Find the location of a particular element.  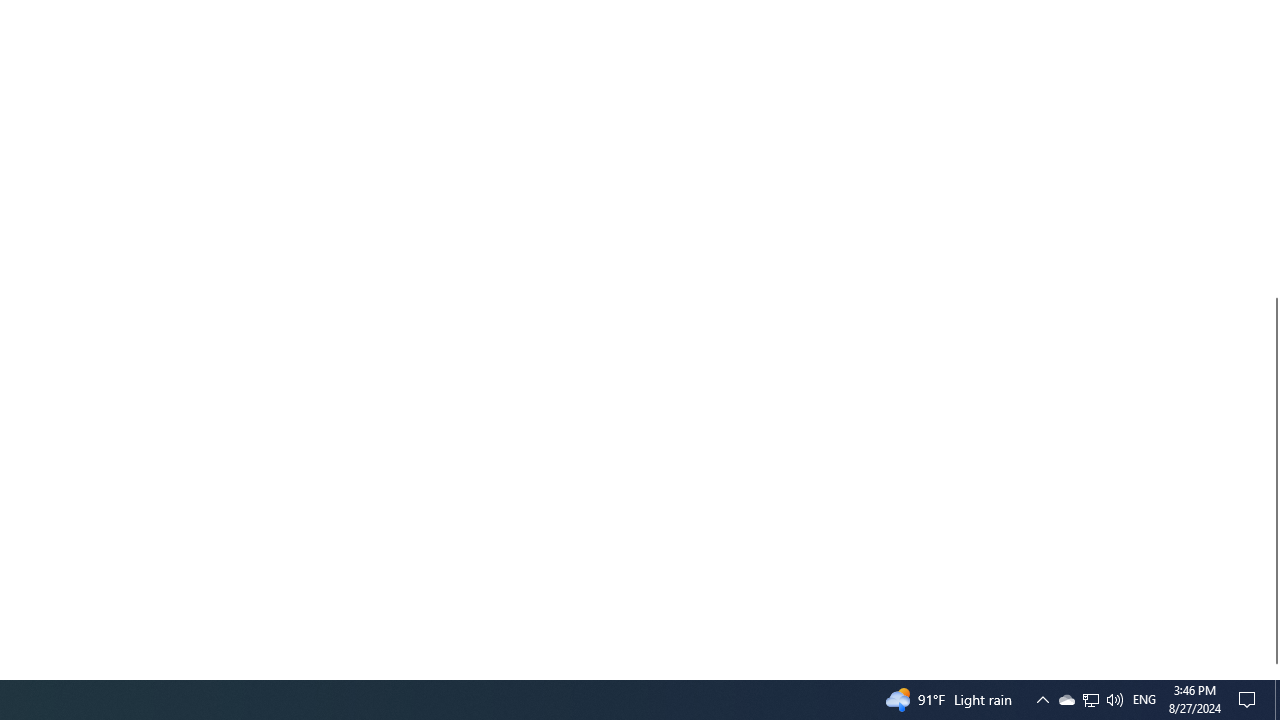

'Vertical Small Increase' is located at coordinates (1271, 671).